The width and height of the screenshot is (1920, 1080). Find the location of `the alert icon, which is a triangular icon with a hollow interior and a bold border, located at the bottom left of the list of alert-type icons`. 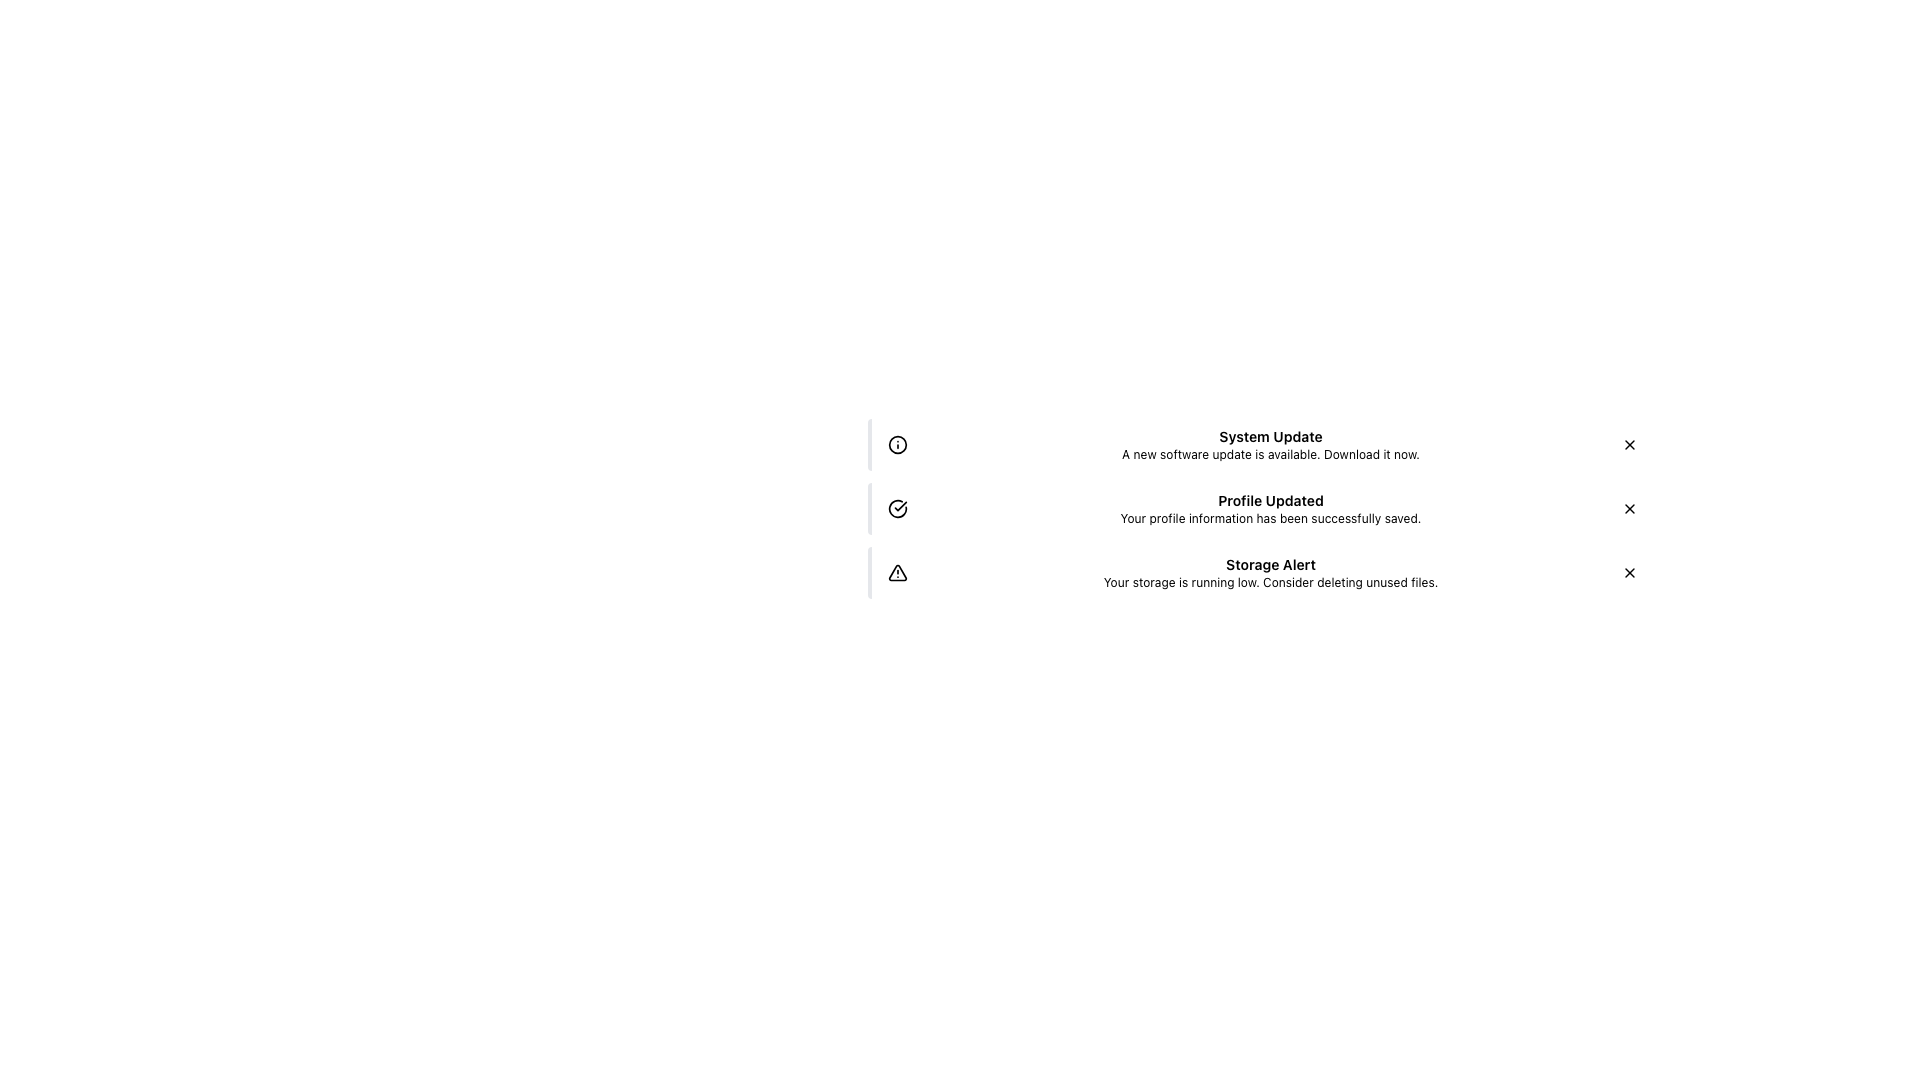

the alert icon, which is a triangular icon with a hollow interior and a bold border, located at the bottom left of the list of alert-type icons is located at coordinates (896, 572).